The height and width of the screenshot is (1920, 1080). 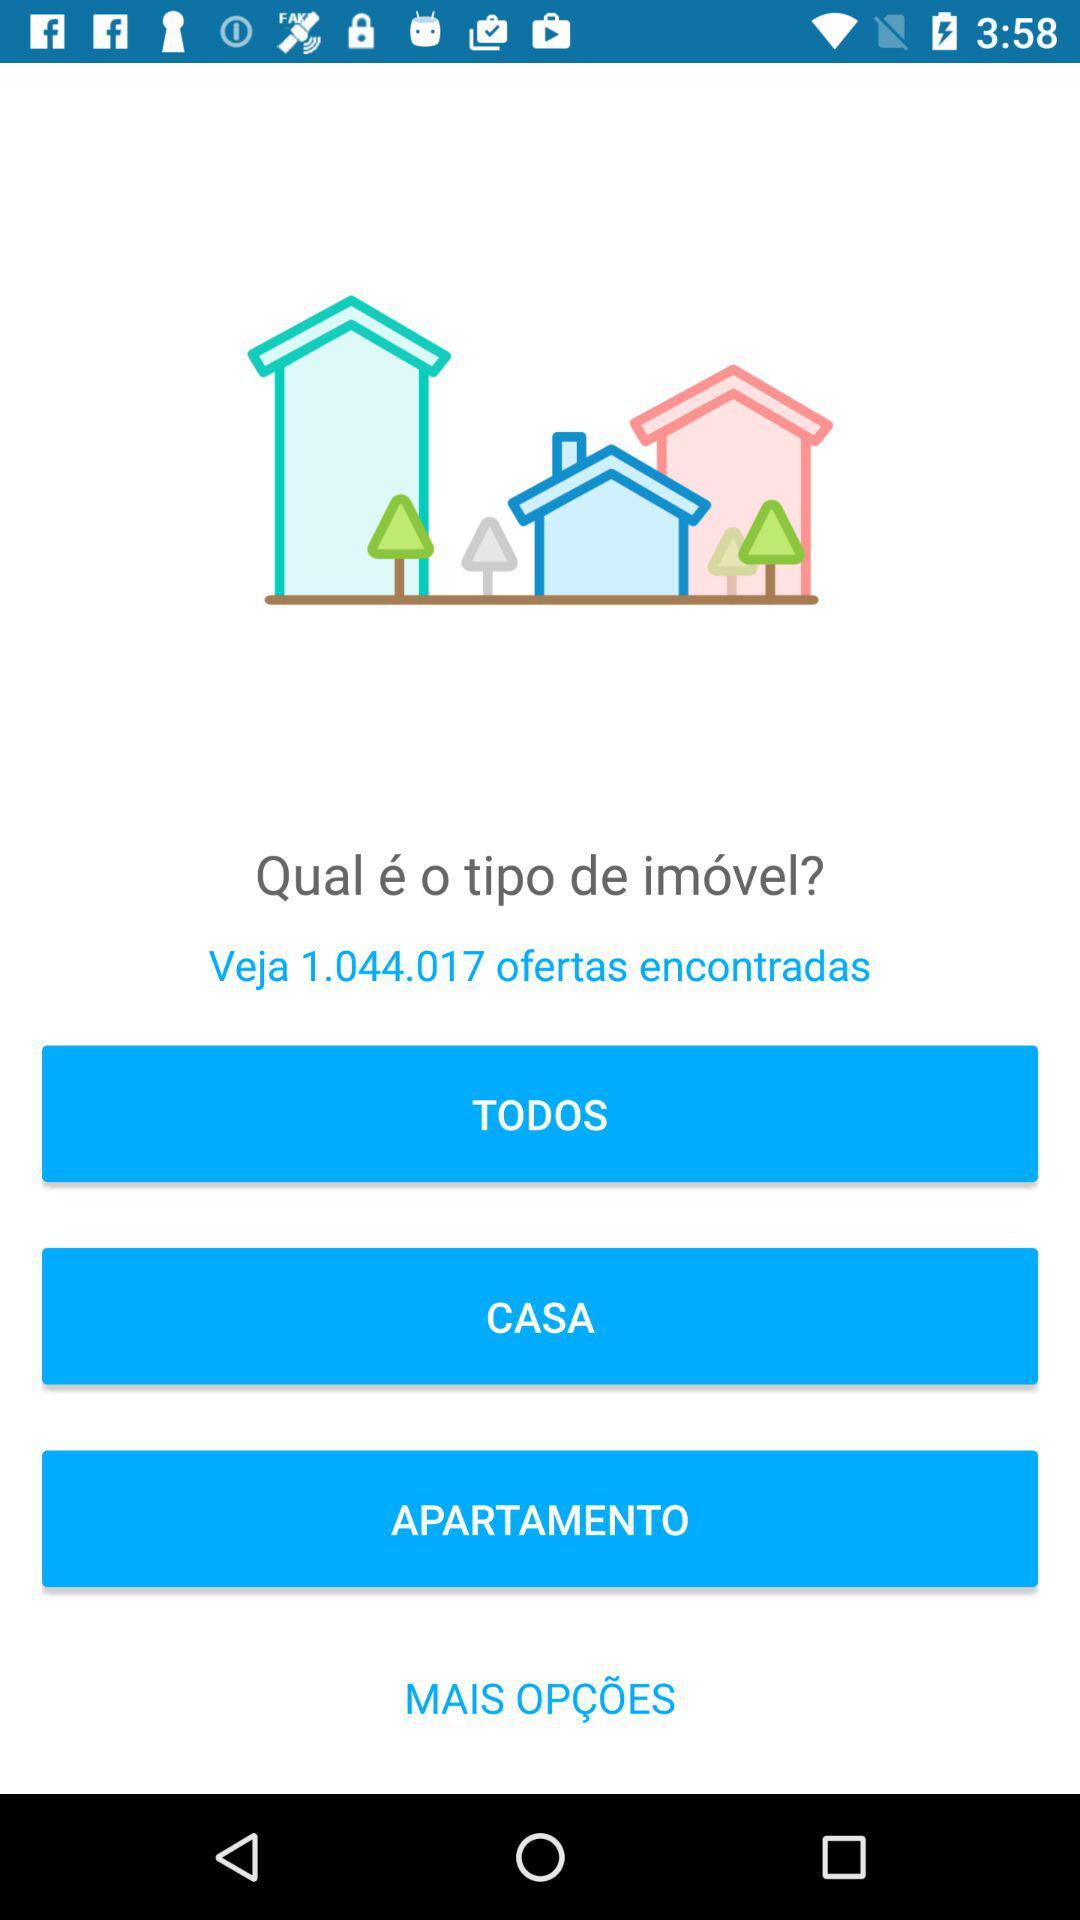 I want to click on item below veja 1 044 icon, so click(x=540, y=1112).